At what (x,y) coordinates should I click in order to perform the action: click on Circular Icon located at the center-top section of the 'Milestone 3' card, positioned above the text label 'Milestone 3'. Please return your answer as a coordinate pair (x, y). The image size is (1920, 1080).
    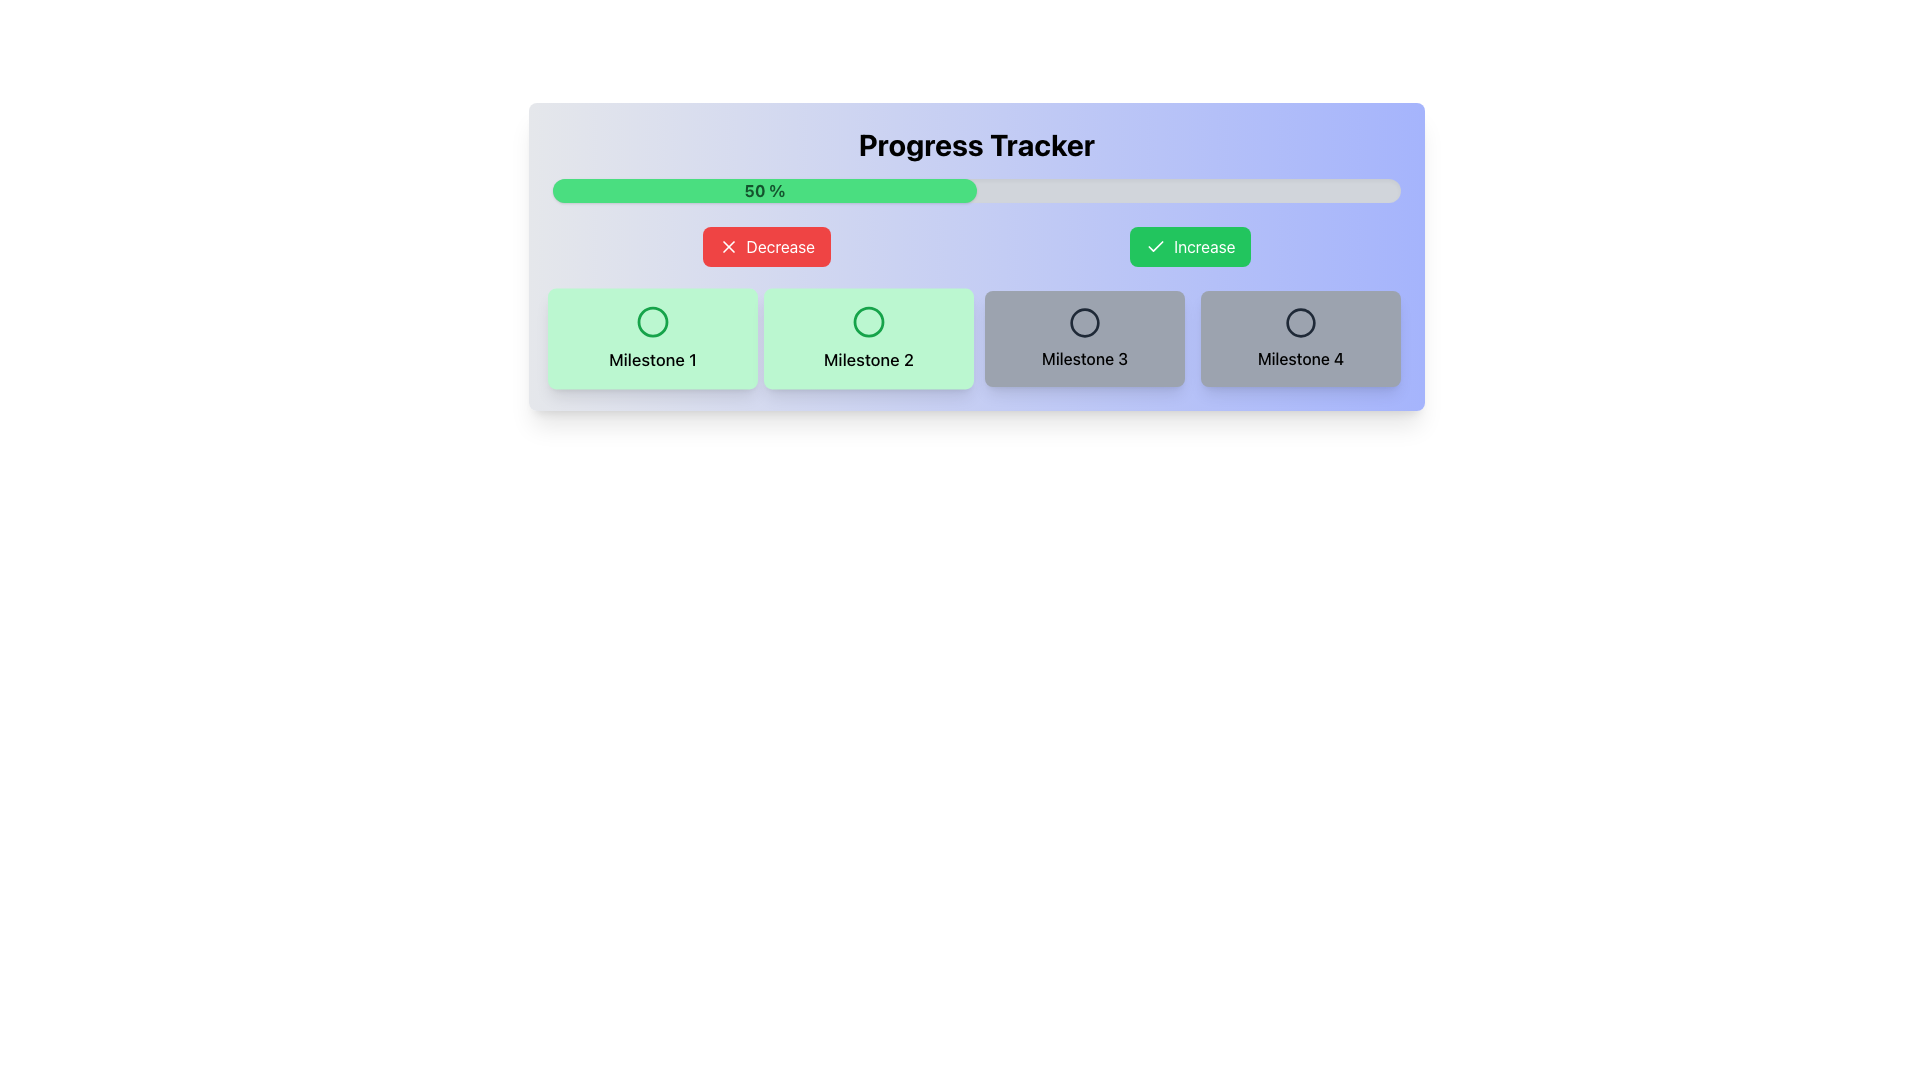
    Looking at the image, I should click on (1083, 322).